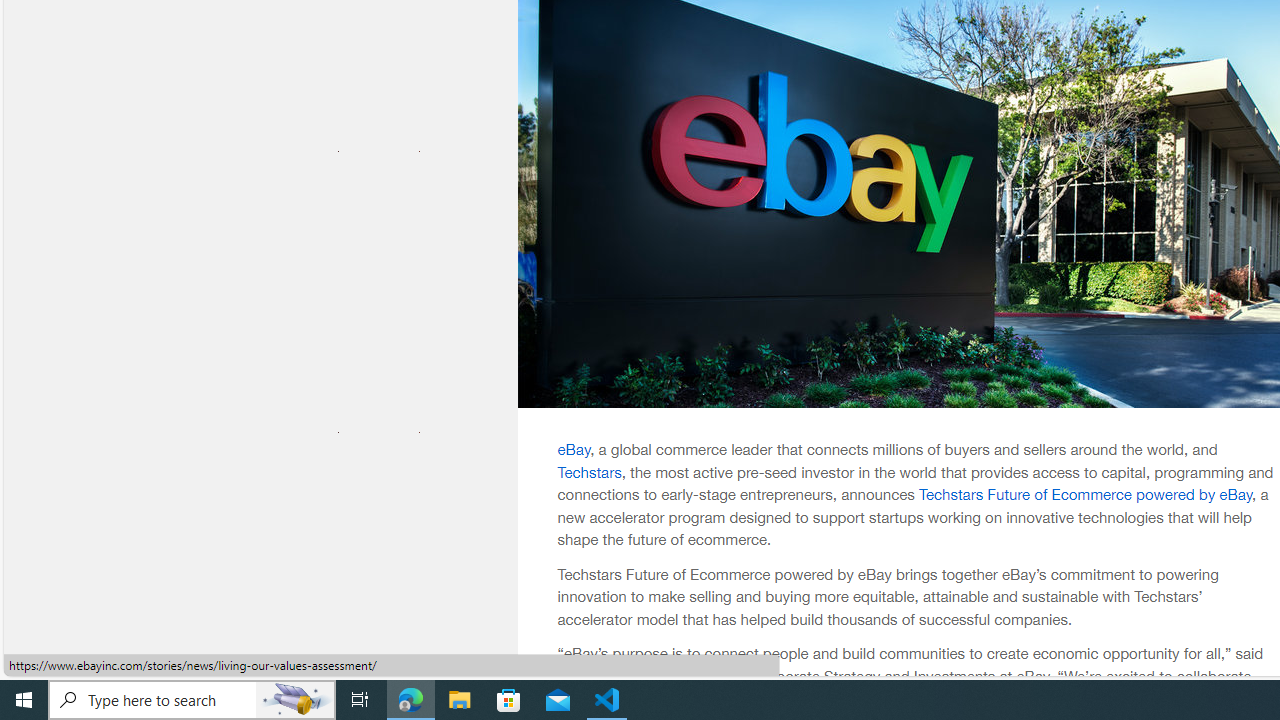 The image size is (1280, 720). Describe the element at coordinates (1084, 494) in the screenshot. I see `'Techstars Future of Ecommerce powered by eBay'` at that location.